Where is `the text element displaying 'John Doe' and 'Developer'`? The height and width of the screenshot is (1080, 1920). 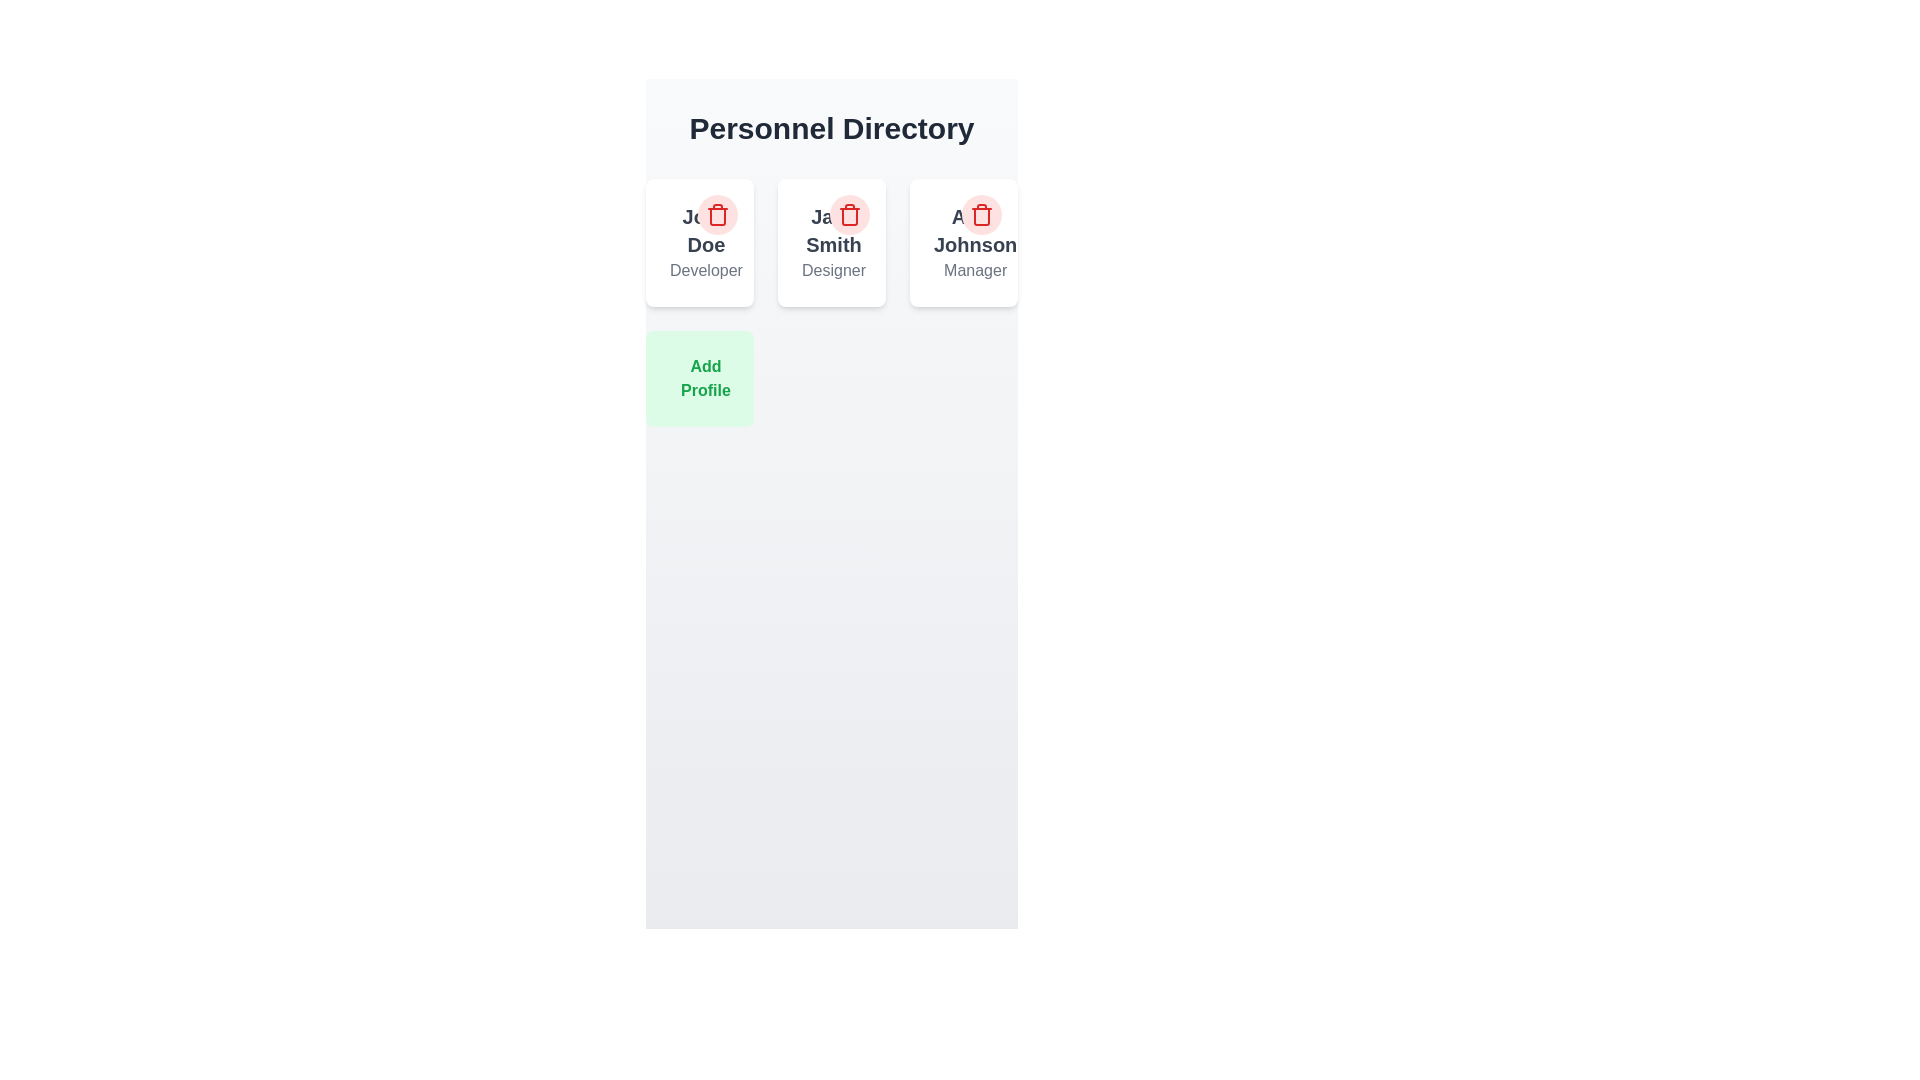 the text element displaying 'John Doe' and 'Developer' is located at coordinates (706, 242).